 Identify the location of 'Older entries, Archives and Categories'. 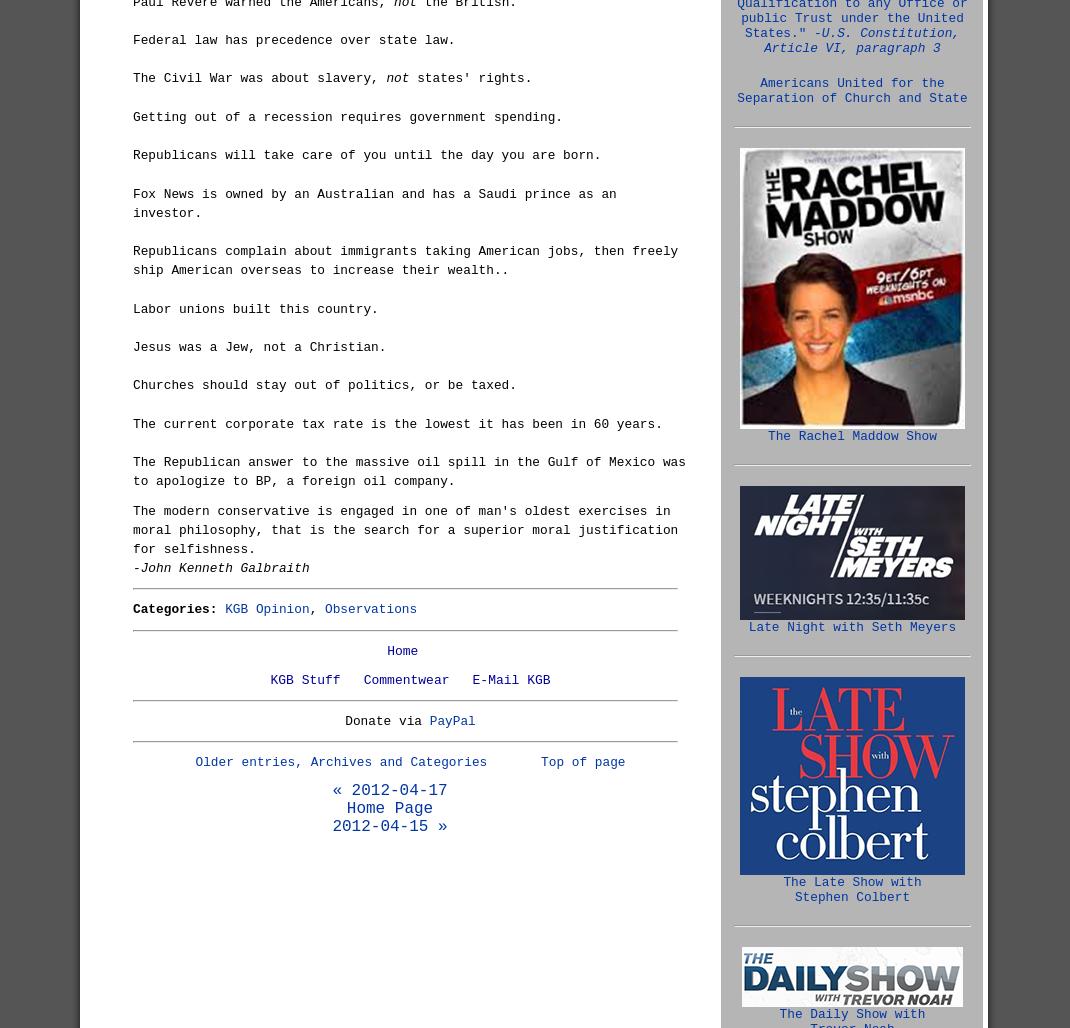
(341, 761).